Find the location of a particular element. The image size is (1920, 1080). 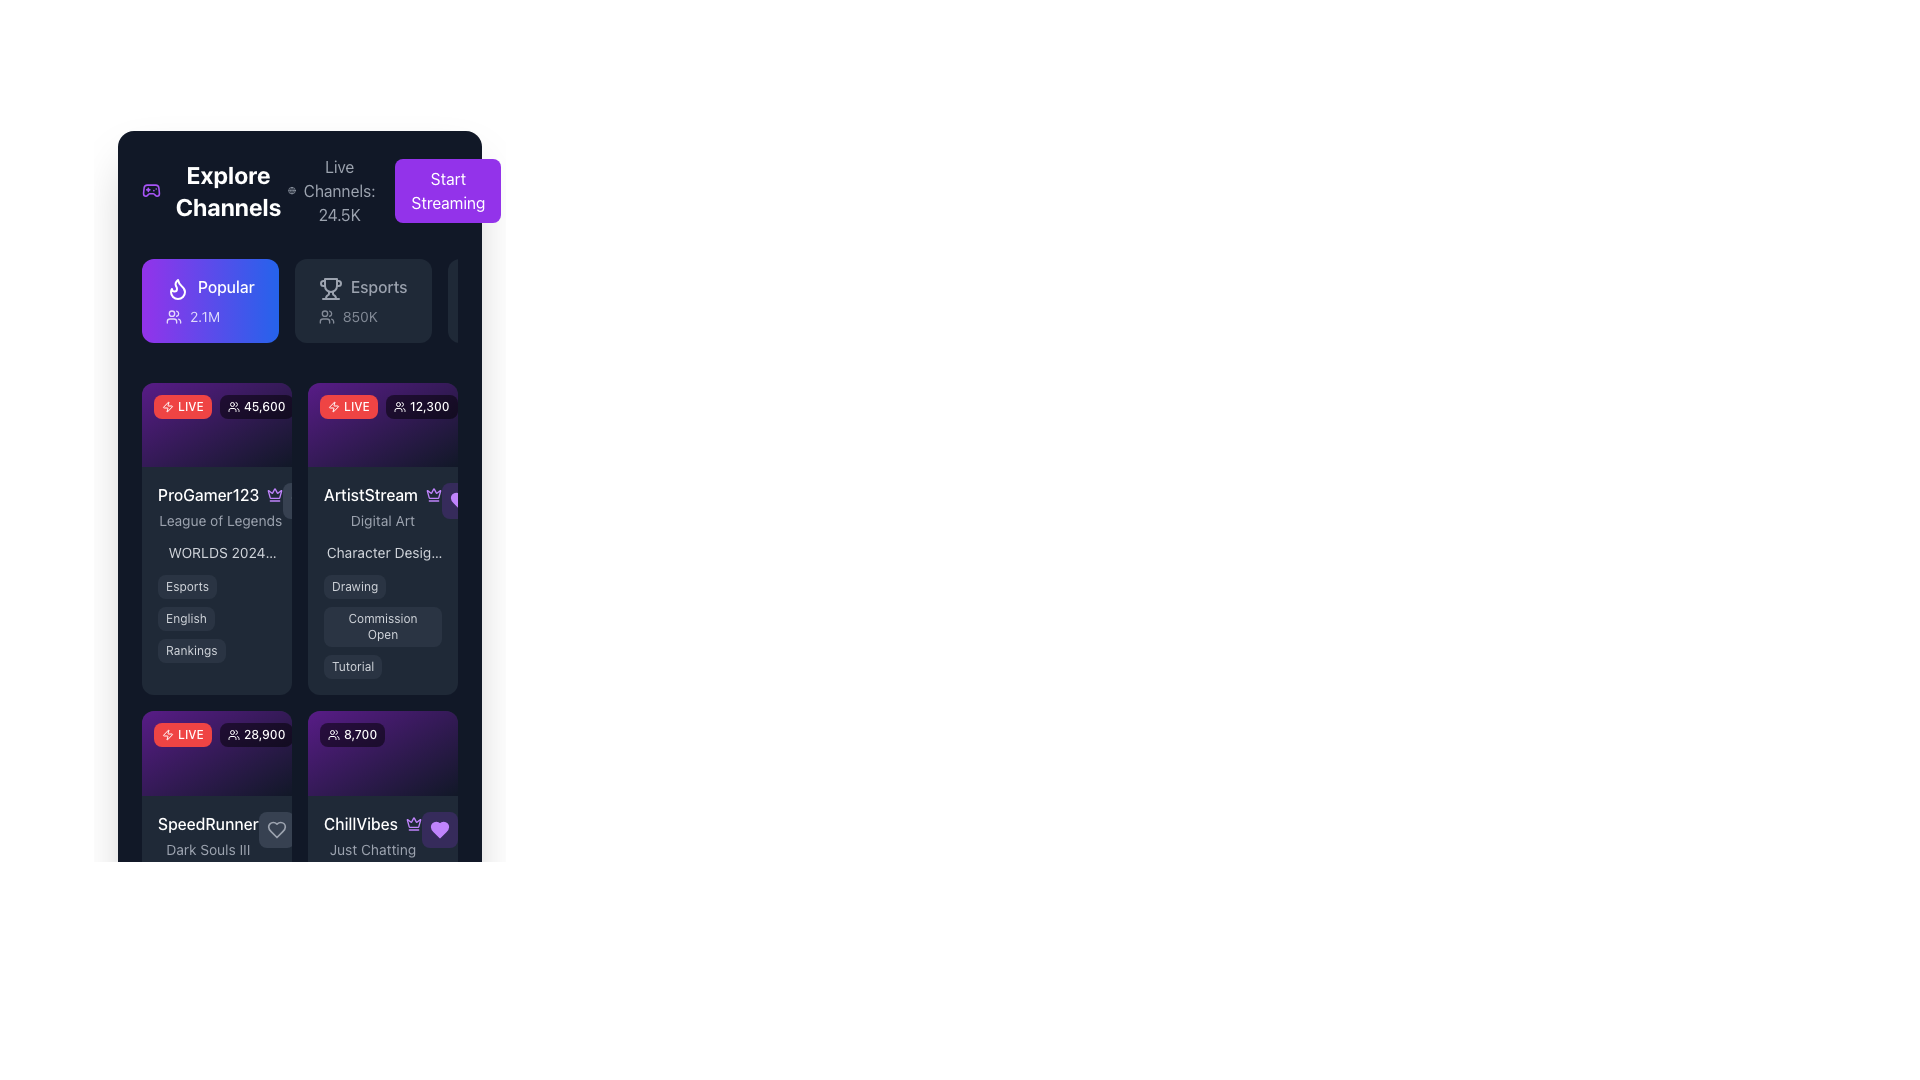

the live streaming channel card located in the first column of the grid layout below the 'Explore Channels' header is located at coordinates (216, 538).